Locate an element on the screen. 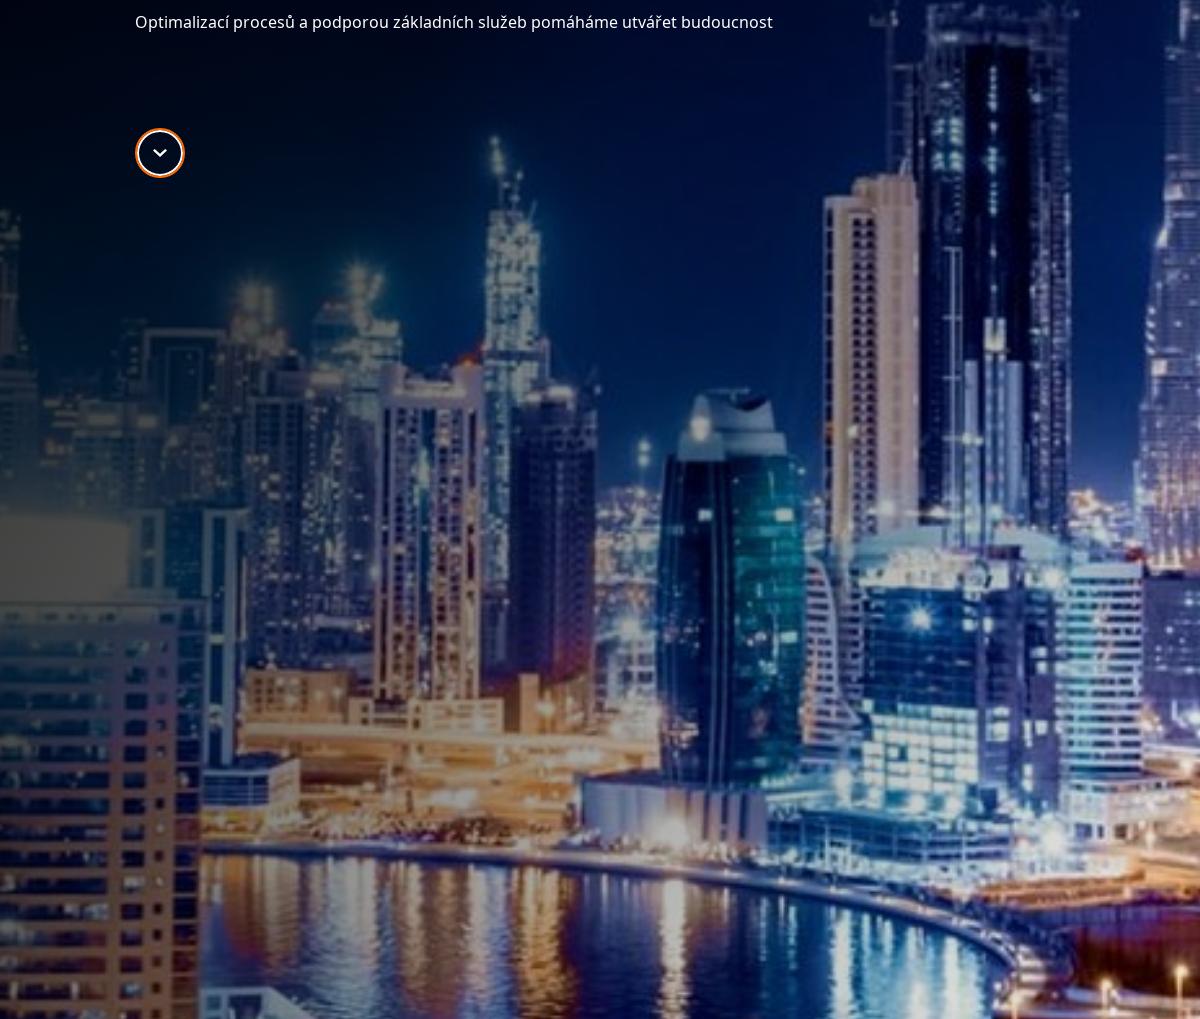  'Kariéra' is located at coordinates (800, 519).